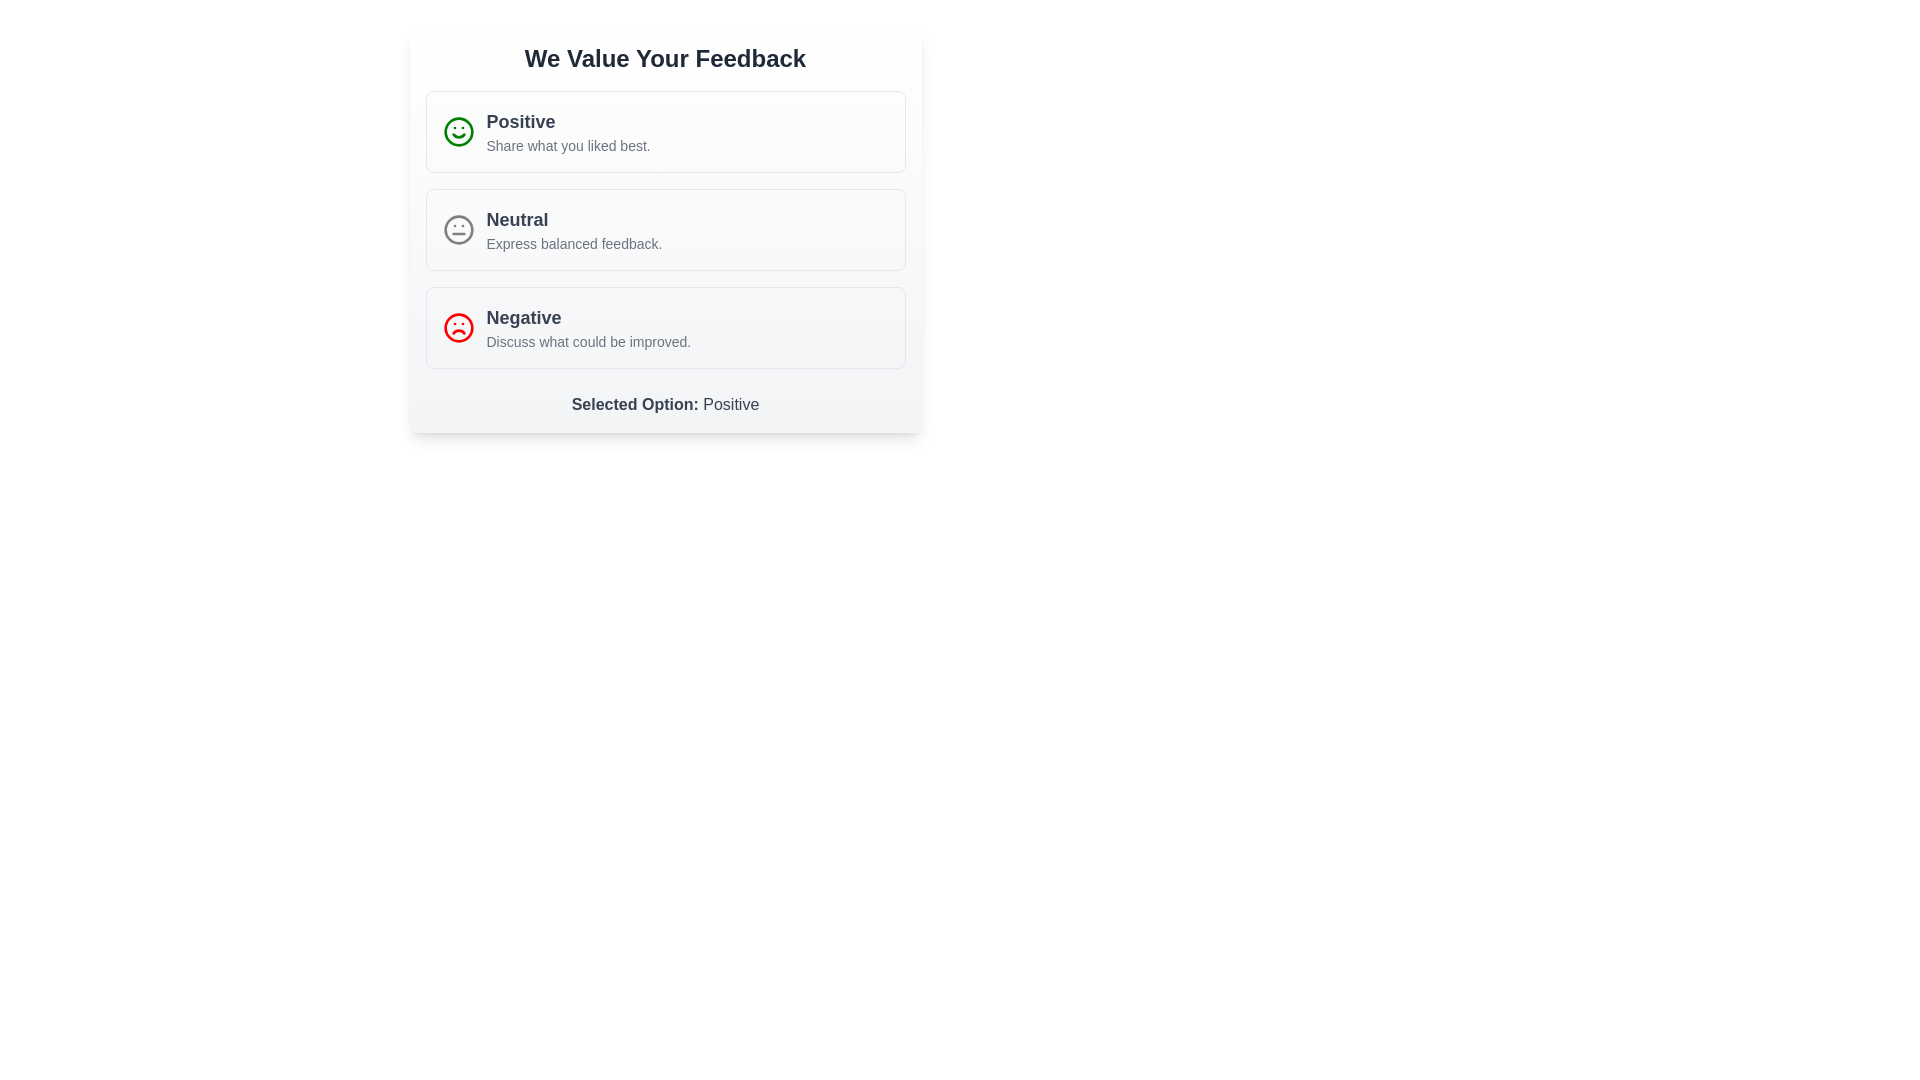 This screenshot has height=1080, width=1920. I want to click on the 'Positive' text label that displays the bolded title and descriptive text in the feedback submission list, located directly under the green circular icon, so click(567, 131).